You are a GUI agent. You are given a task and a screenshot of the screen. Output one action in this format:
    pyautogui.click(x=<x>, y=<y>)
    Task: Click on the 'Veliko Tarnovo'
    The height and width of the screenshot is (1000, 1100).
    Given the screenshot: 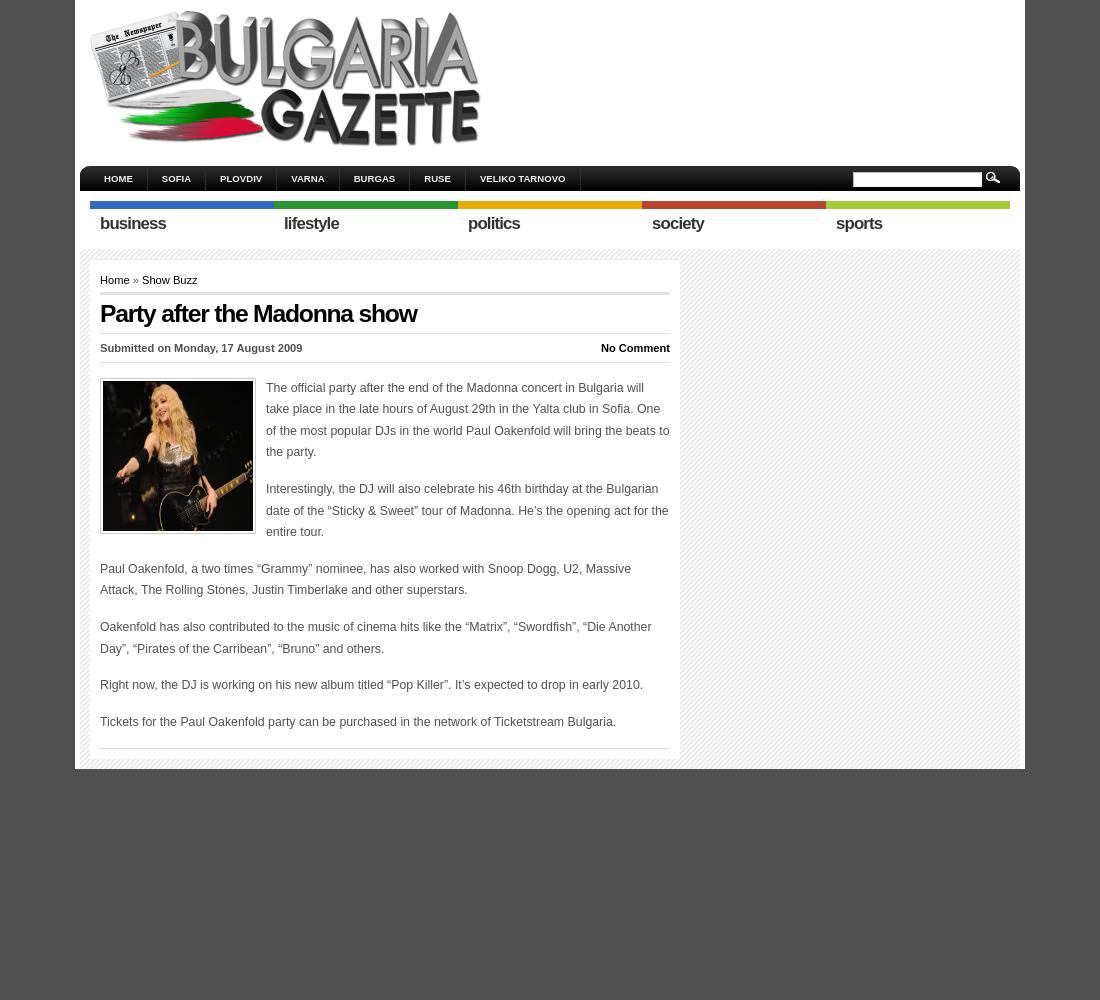 What is the action you would take?
    pyautogui.click(x=521, y=178)
    